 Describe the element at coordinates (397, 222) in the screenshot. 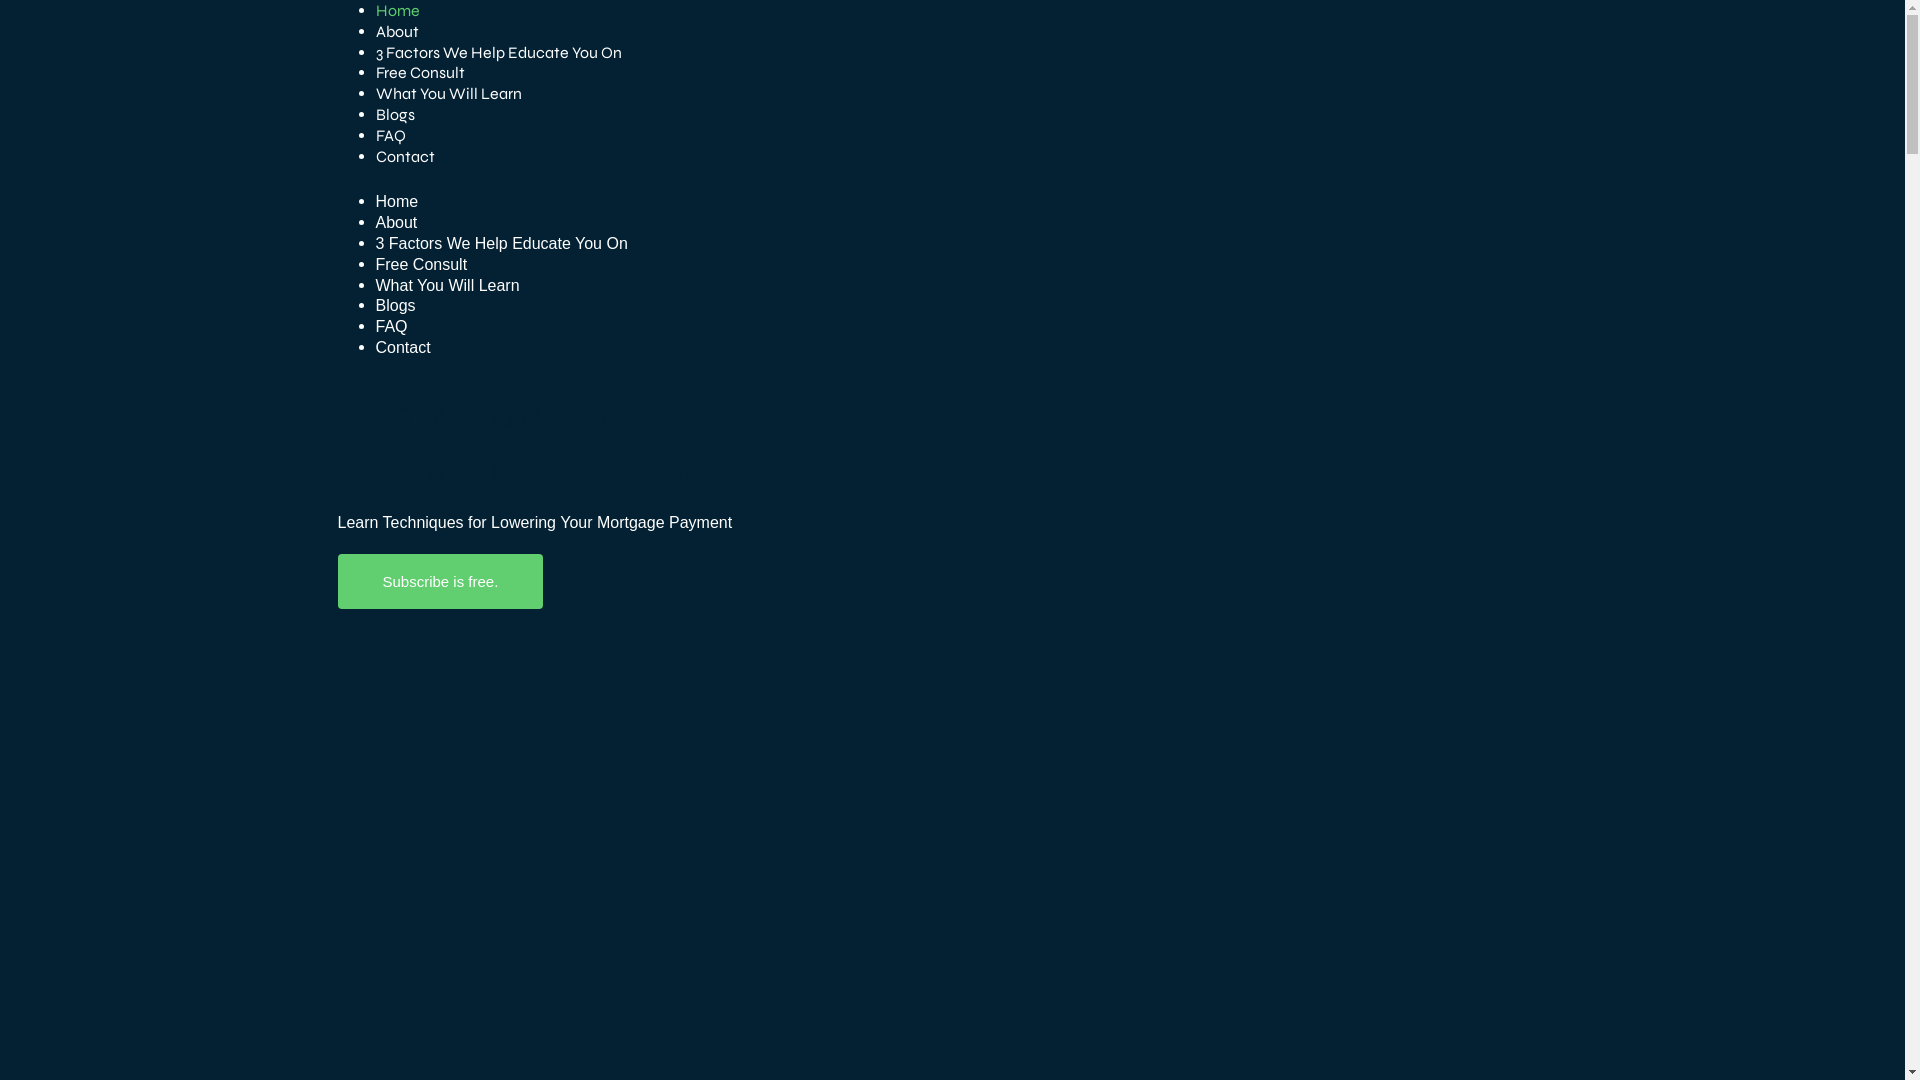

I see `'About'` at that location.